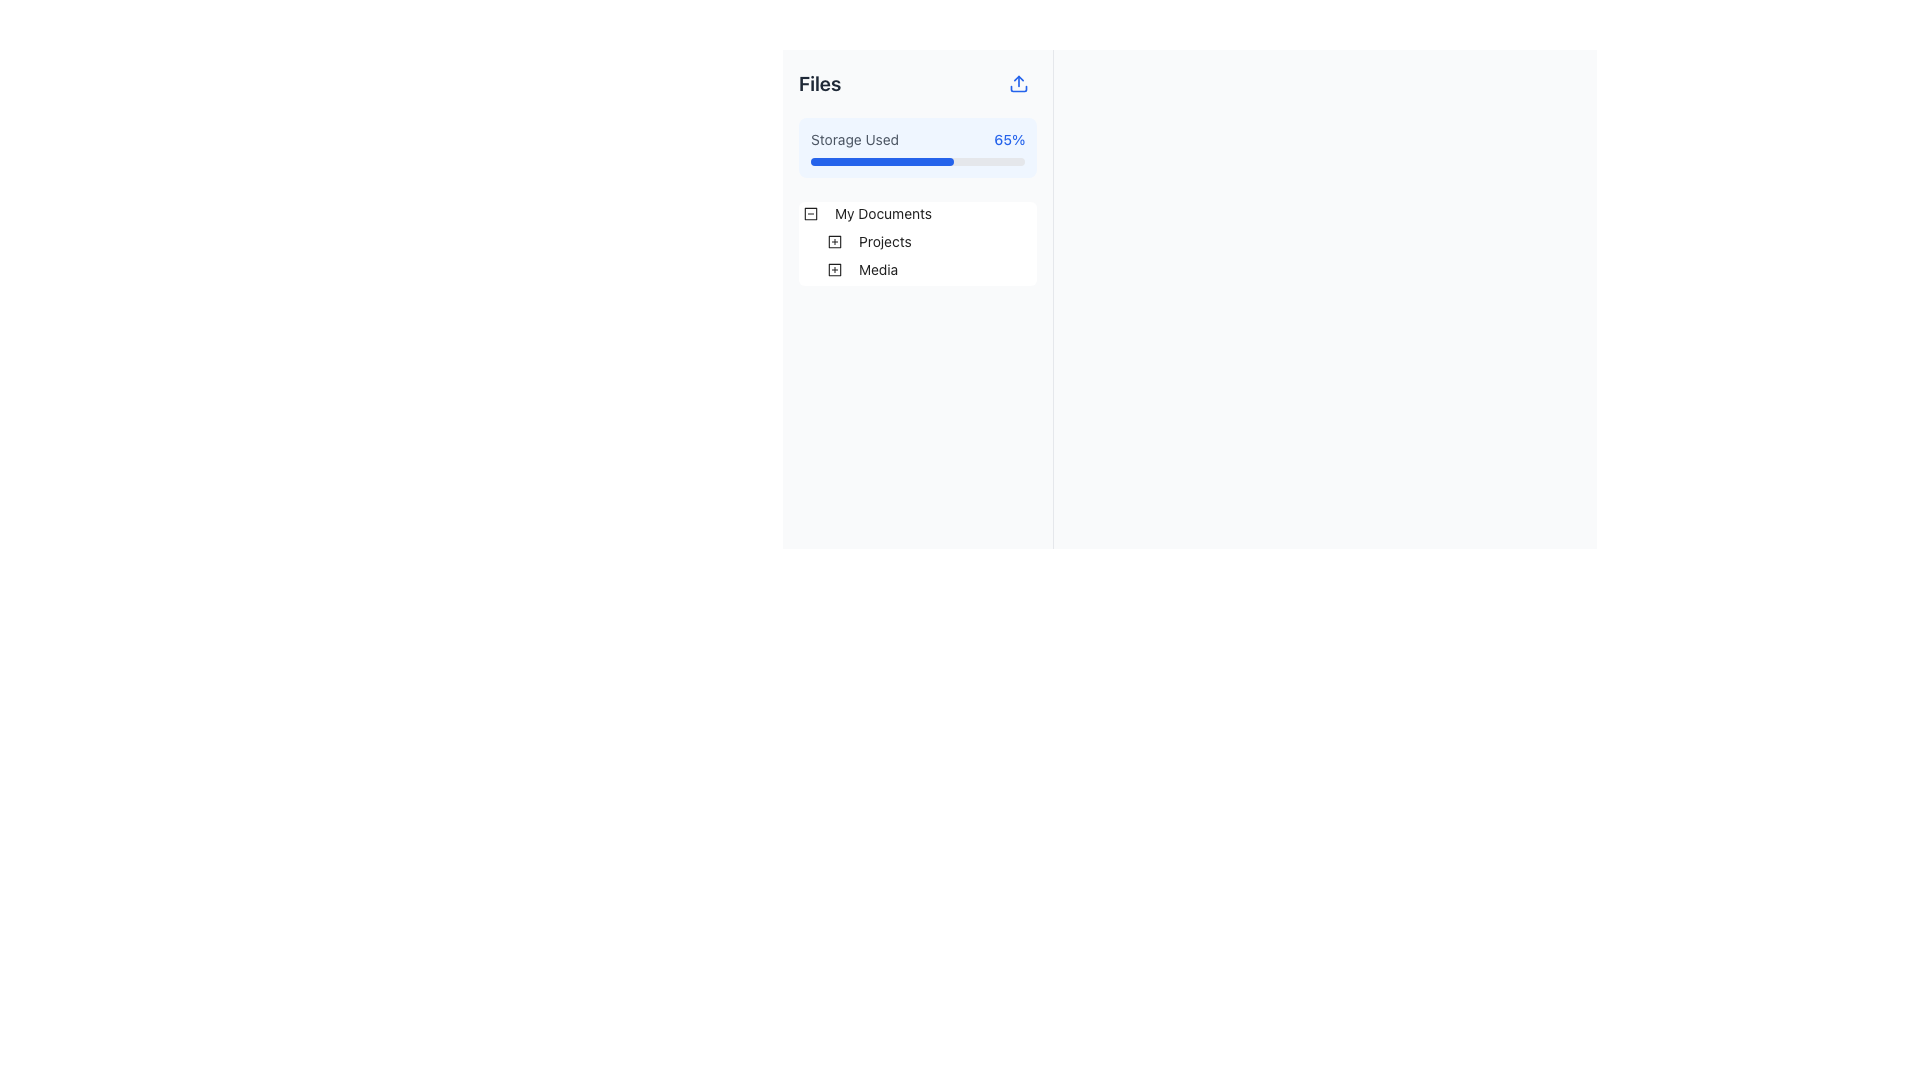 The height and width of the screenshot is (1080, 1920). I want to click on the Text Label indicating the percentage of storage used, located to the right of 'Storage Used' in the top-right corner of its section, so click(1009, 138).